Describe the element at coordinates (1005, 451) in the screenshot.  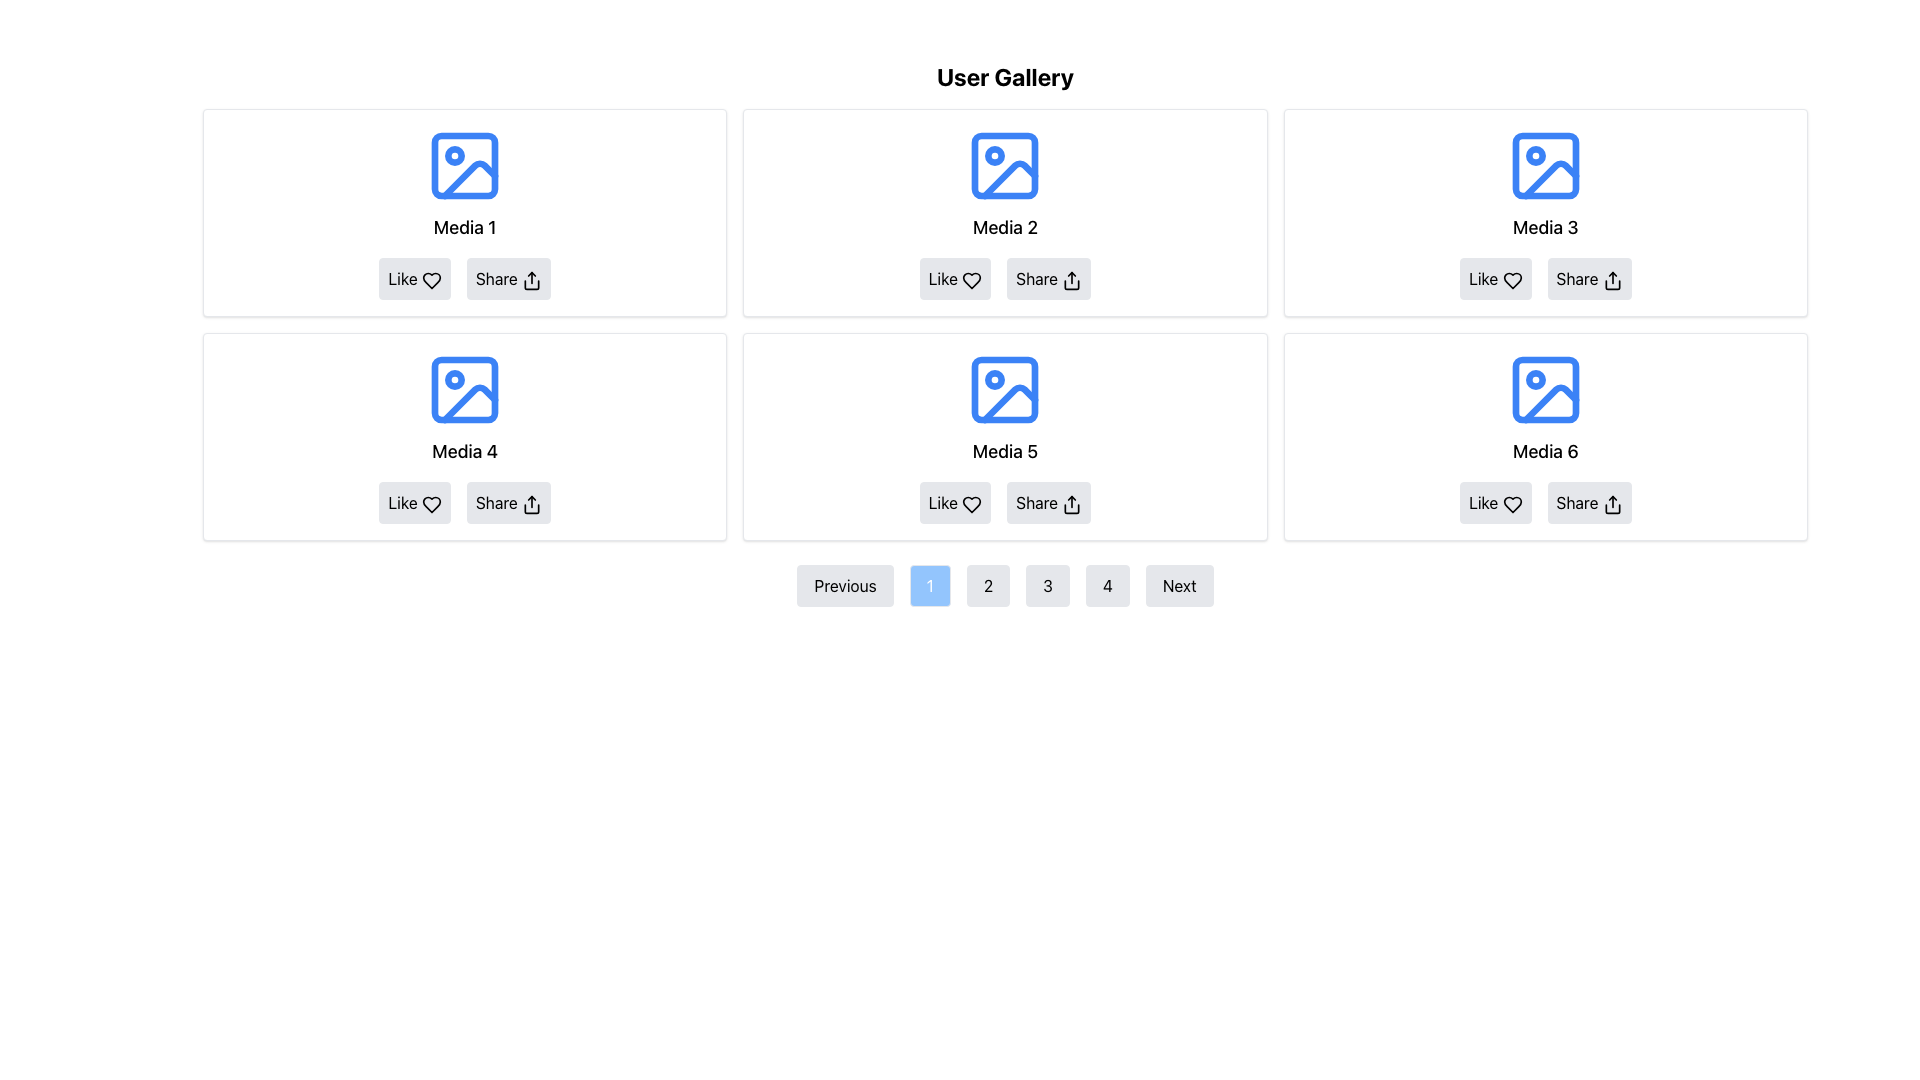
I see `the Static Text Label that serves as a title for the media content in the card labeled 'Media 5', located in the second row and third column of the 2x3 grid layout` at that location.